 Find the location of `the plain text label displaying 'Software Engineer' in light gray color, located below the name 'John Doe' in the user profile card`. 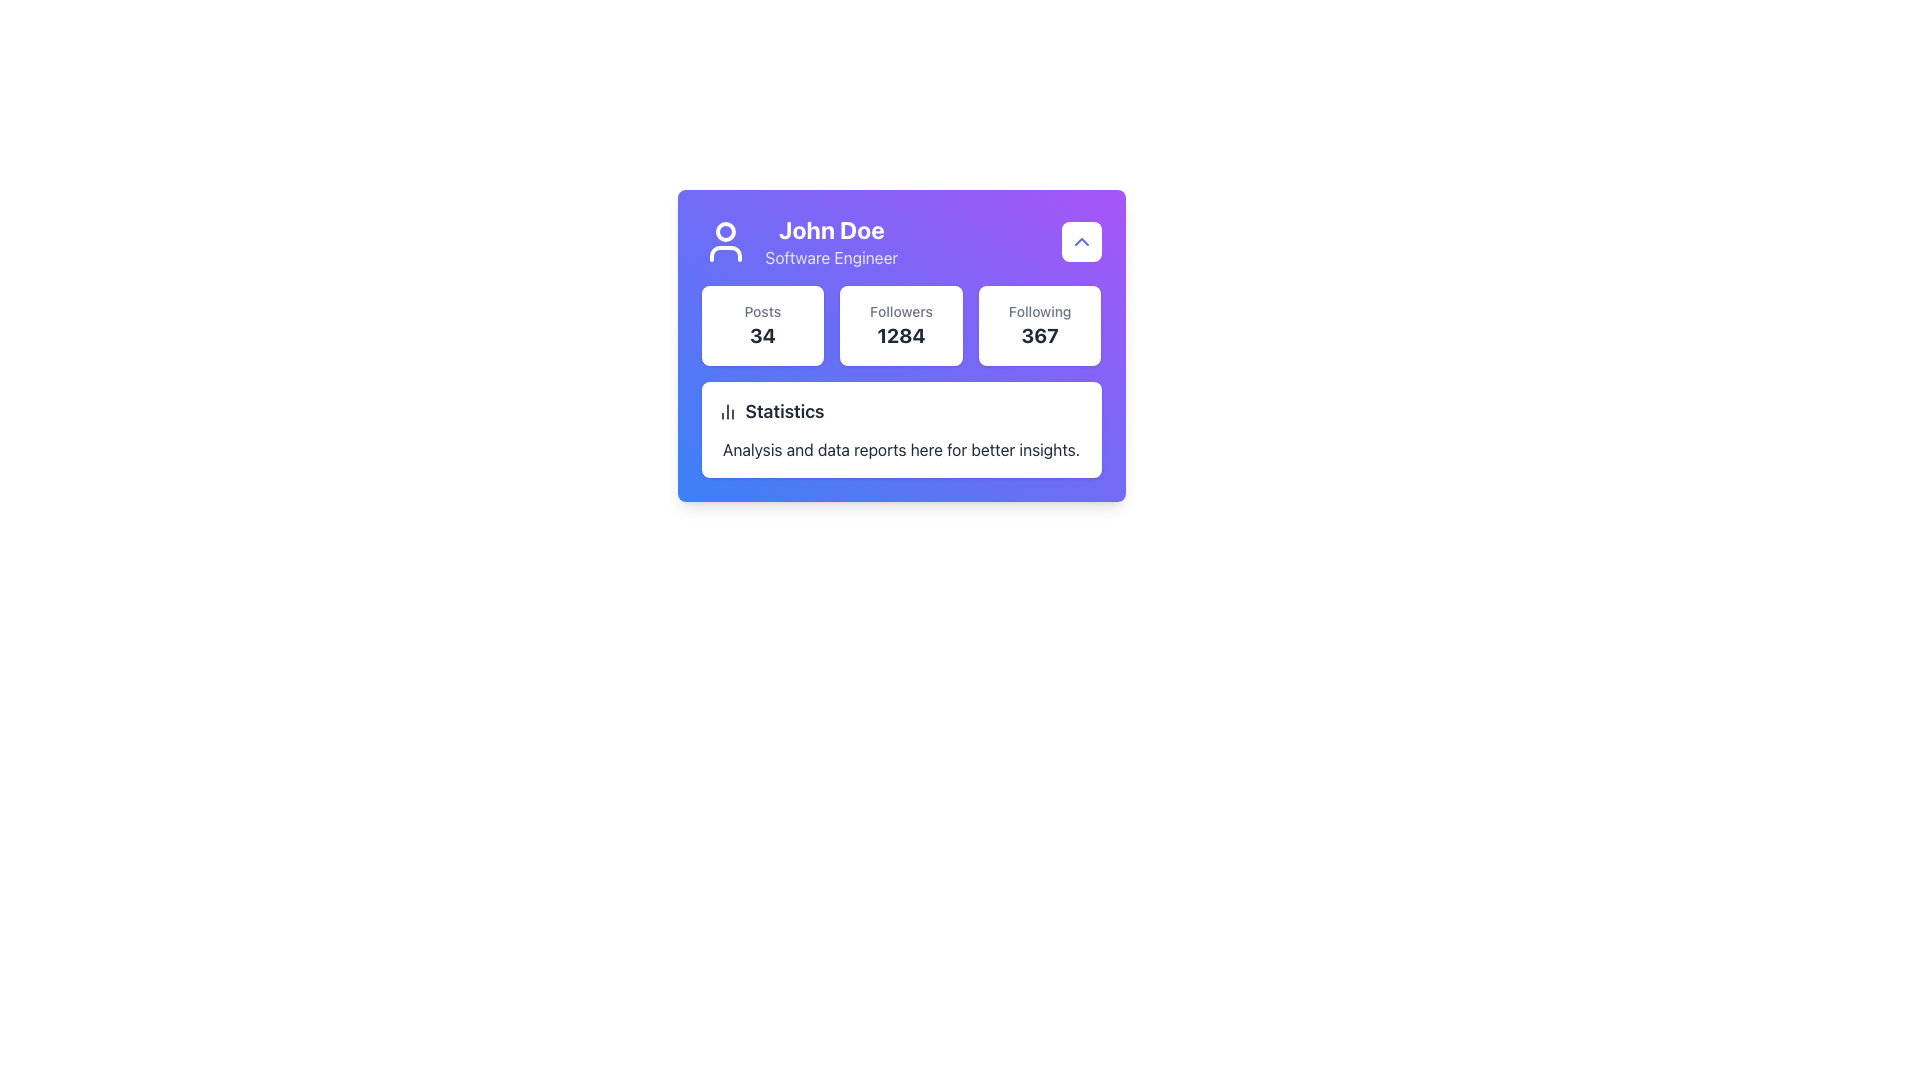

the plain text label displaying 'Software Engineer' in light gray color, located below the name 'John Doe' in the user profile card is located at coordinates (831, 257).